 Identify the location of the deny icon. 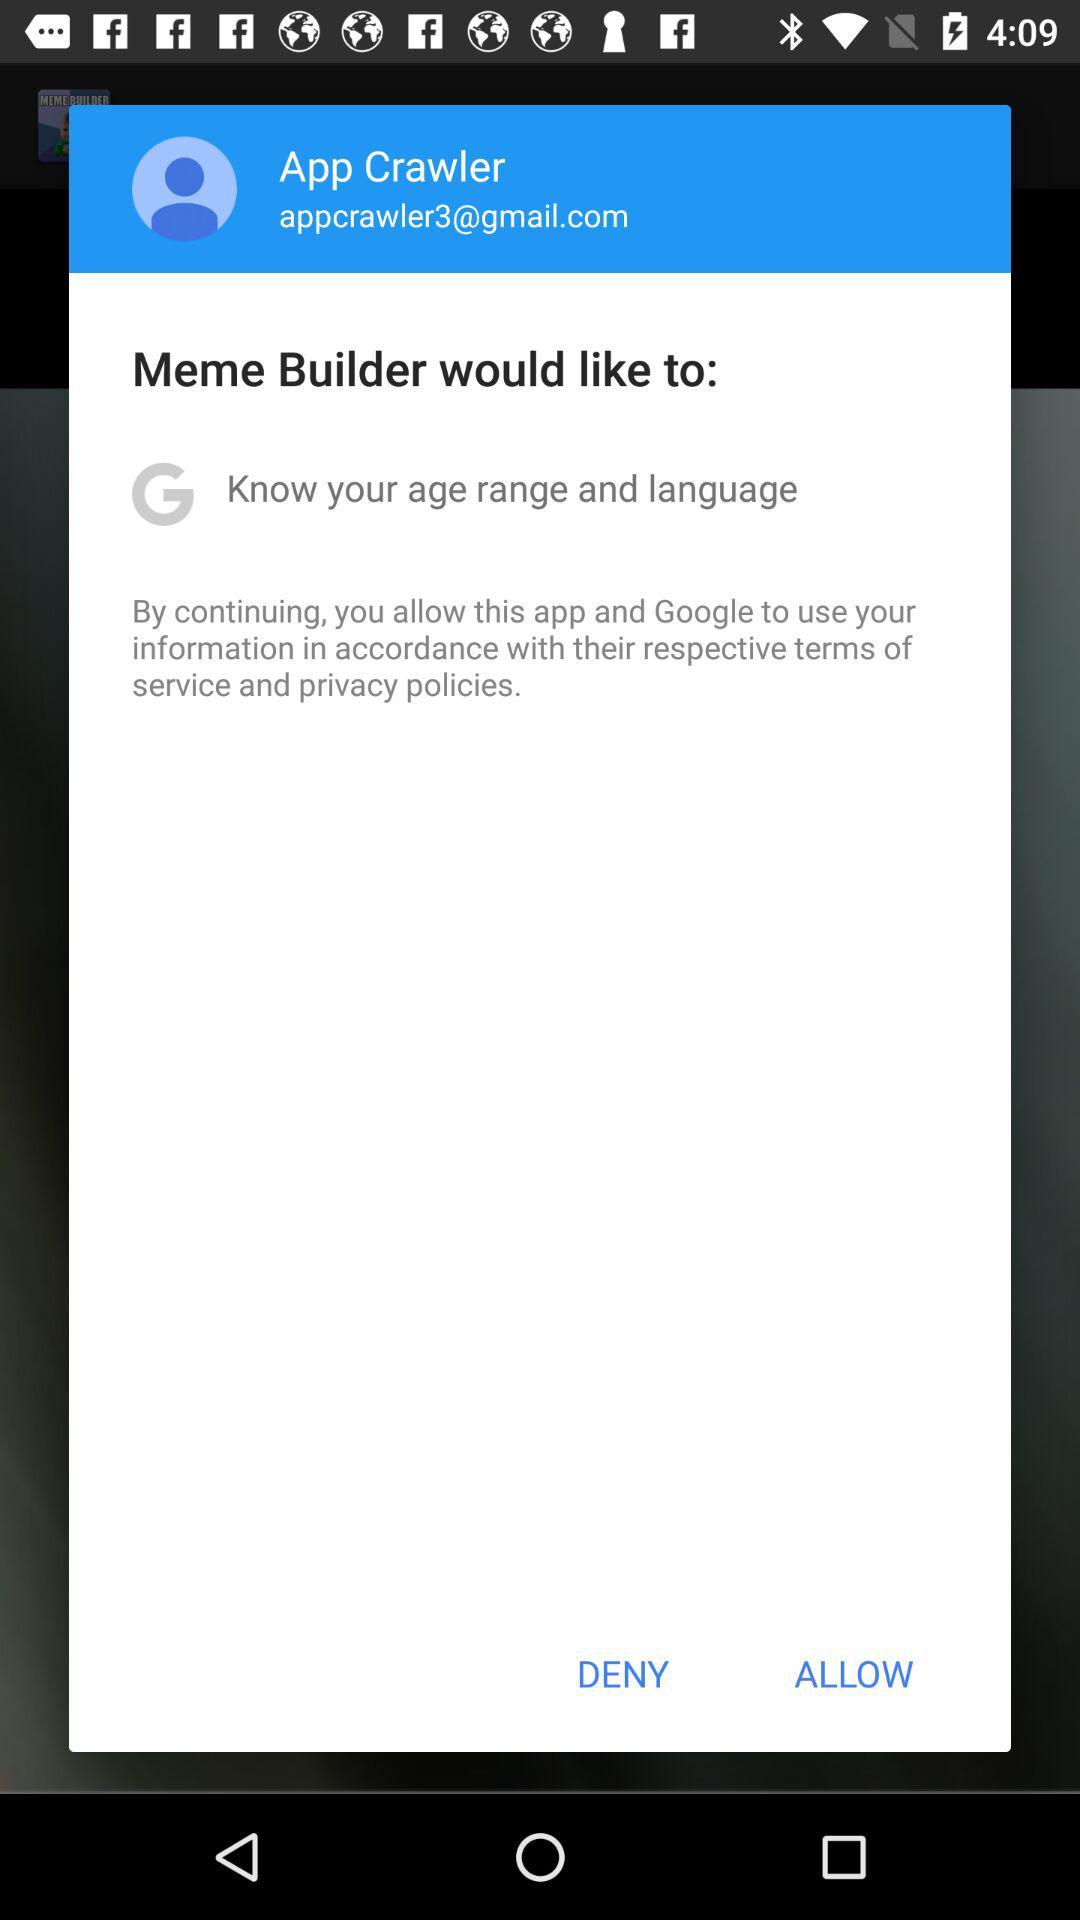
(621, 1673).